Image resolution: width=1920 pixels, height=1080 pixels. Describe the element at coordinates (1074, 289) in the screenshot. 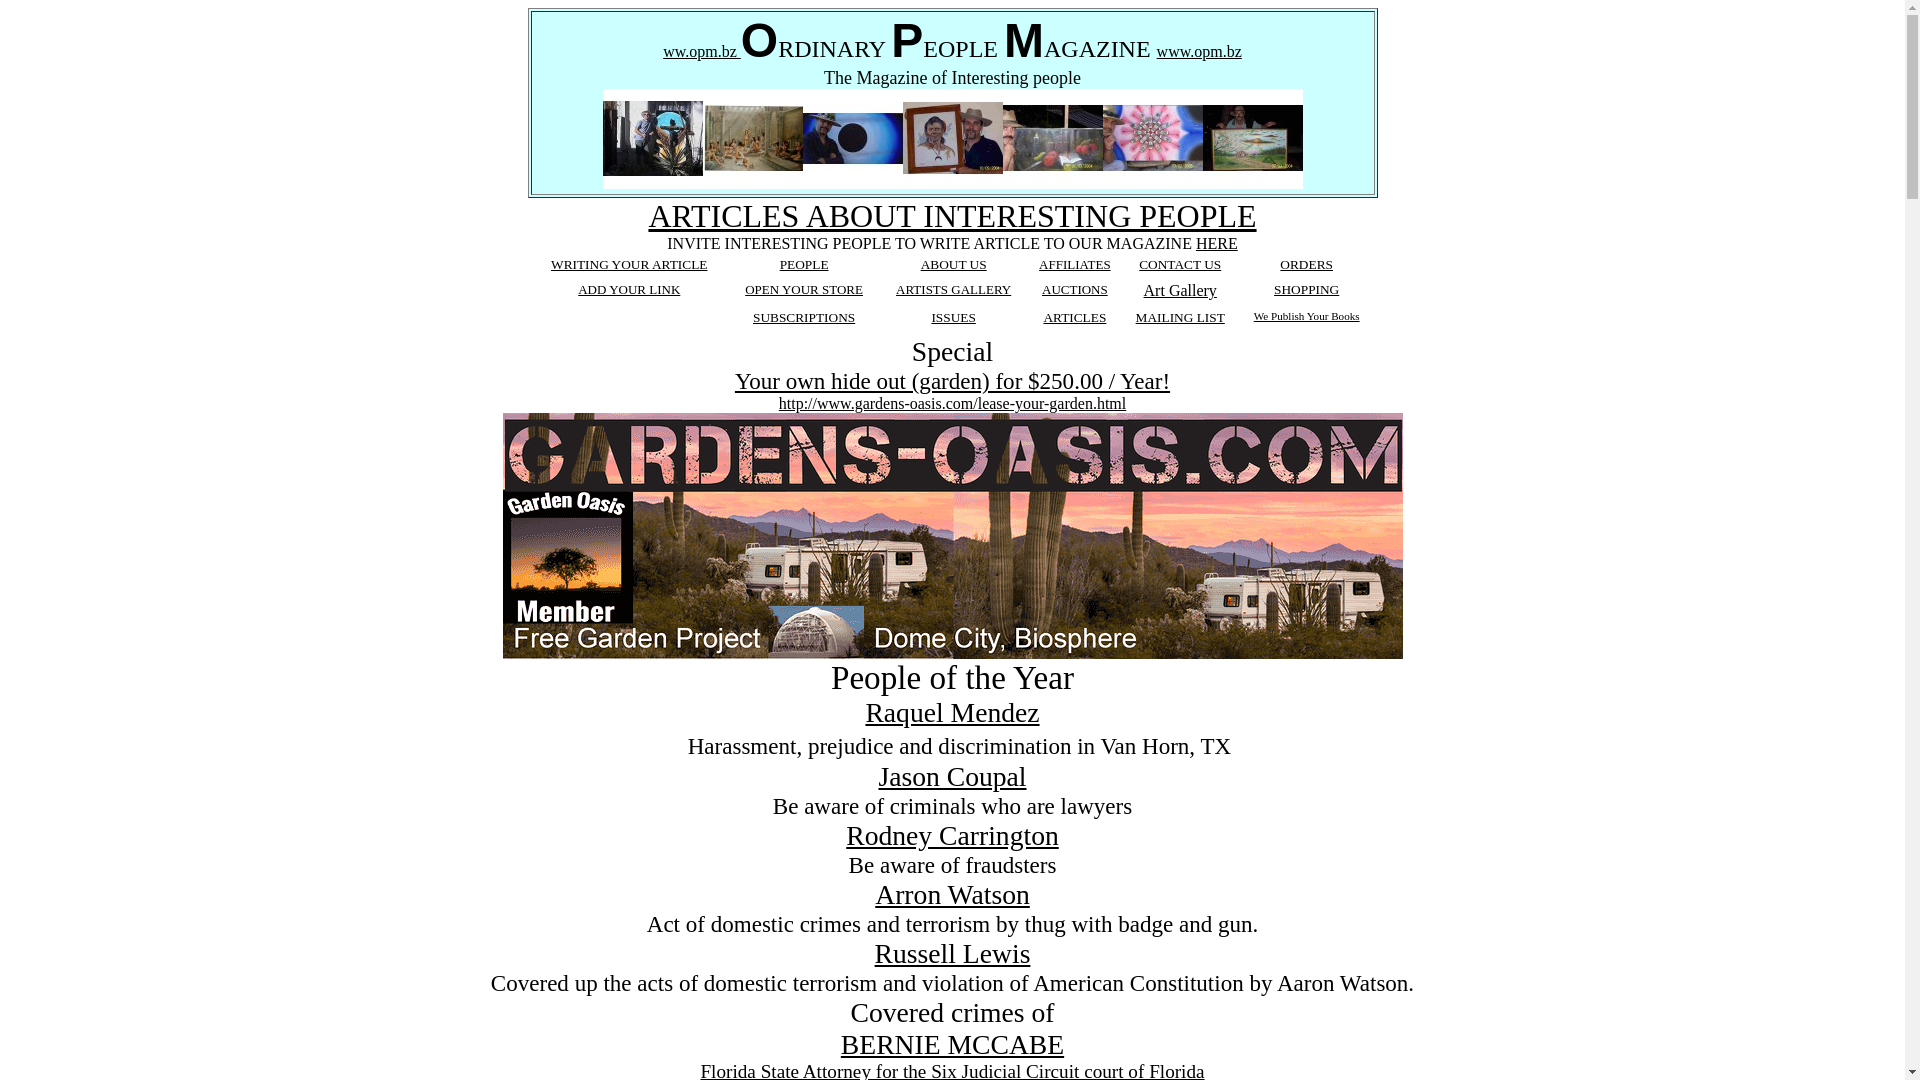

I see `'AUCTIONS'` at that location.